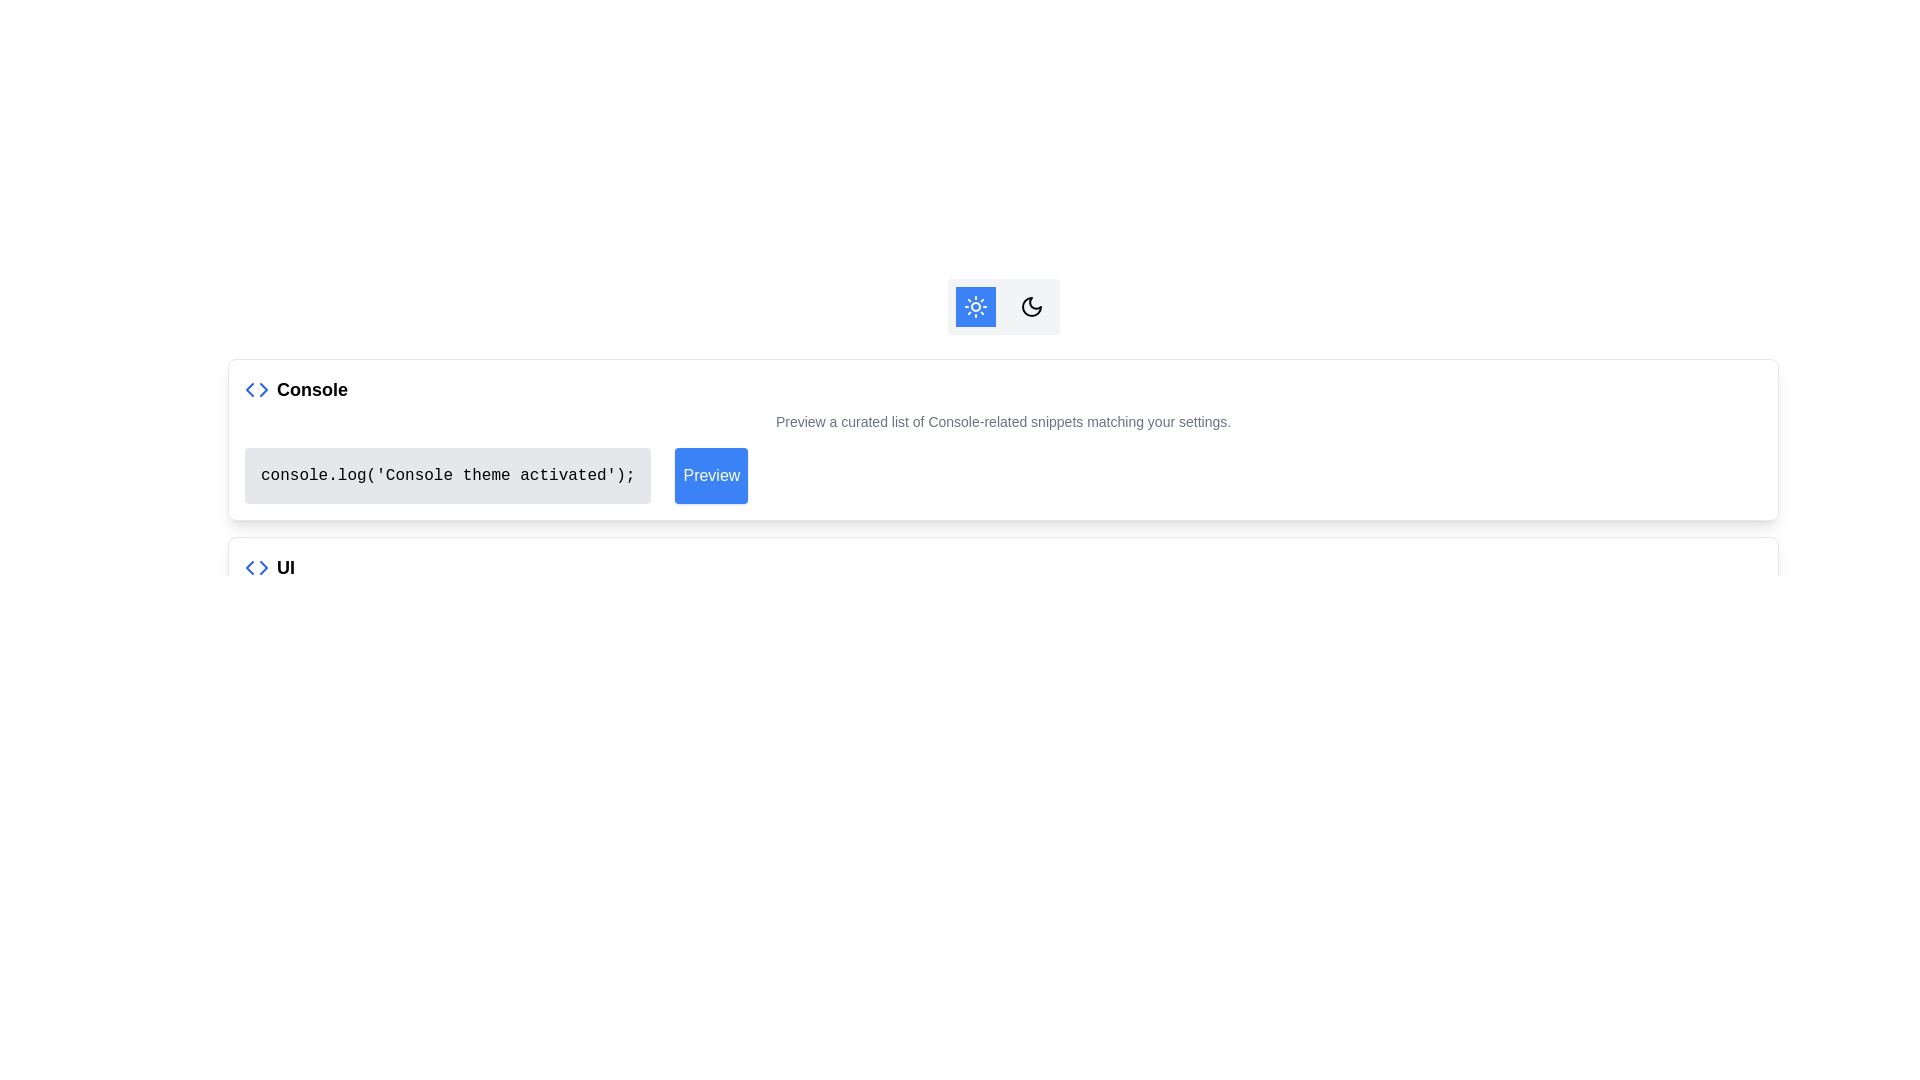 Image resolution: width=1920 pixels, height=1080 pixels. What do you see at coordinates (975, 307) in the screenshot?
I see `the rectangular button with a blue background and white text, featuring a sun icon` at bounding box center [975, 307].